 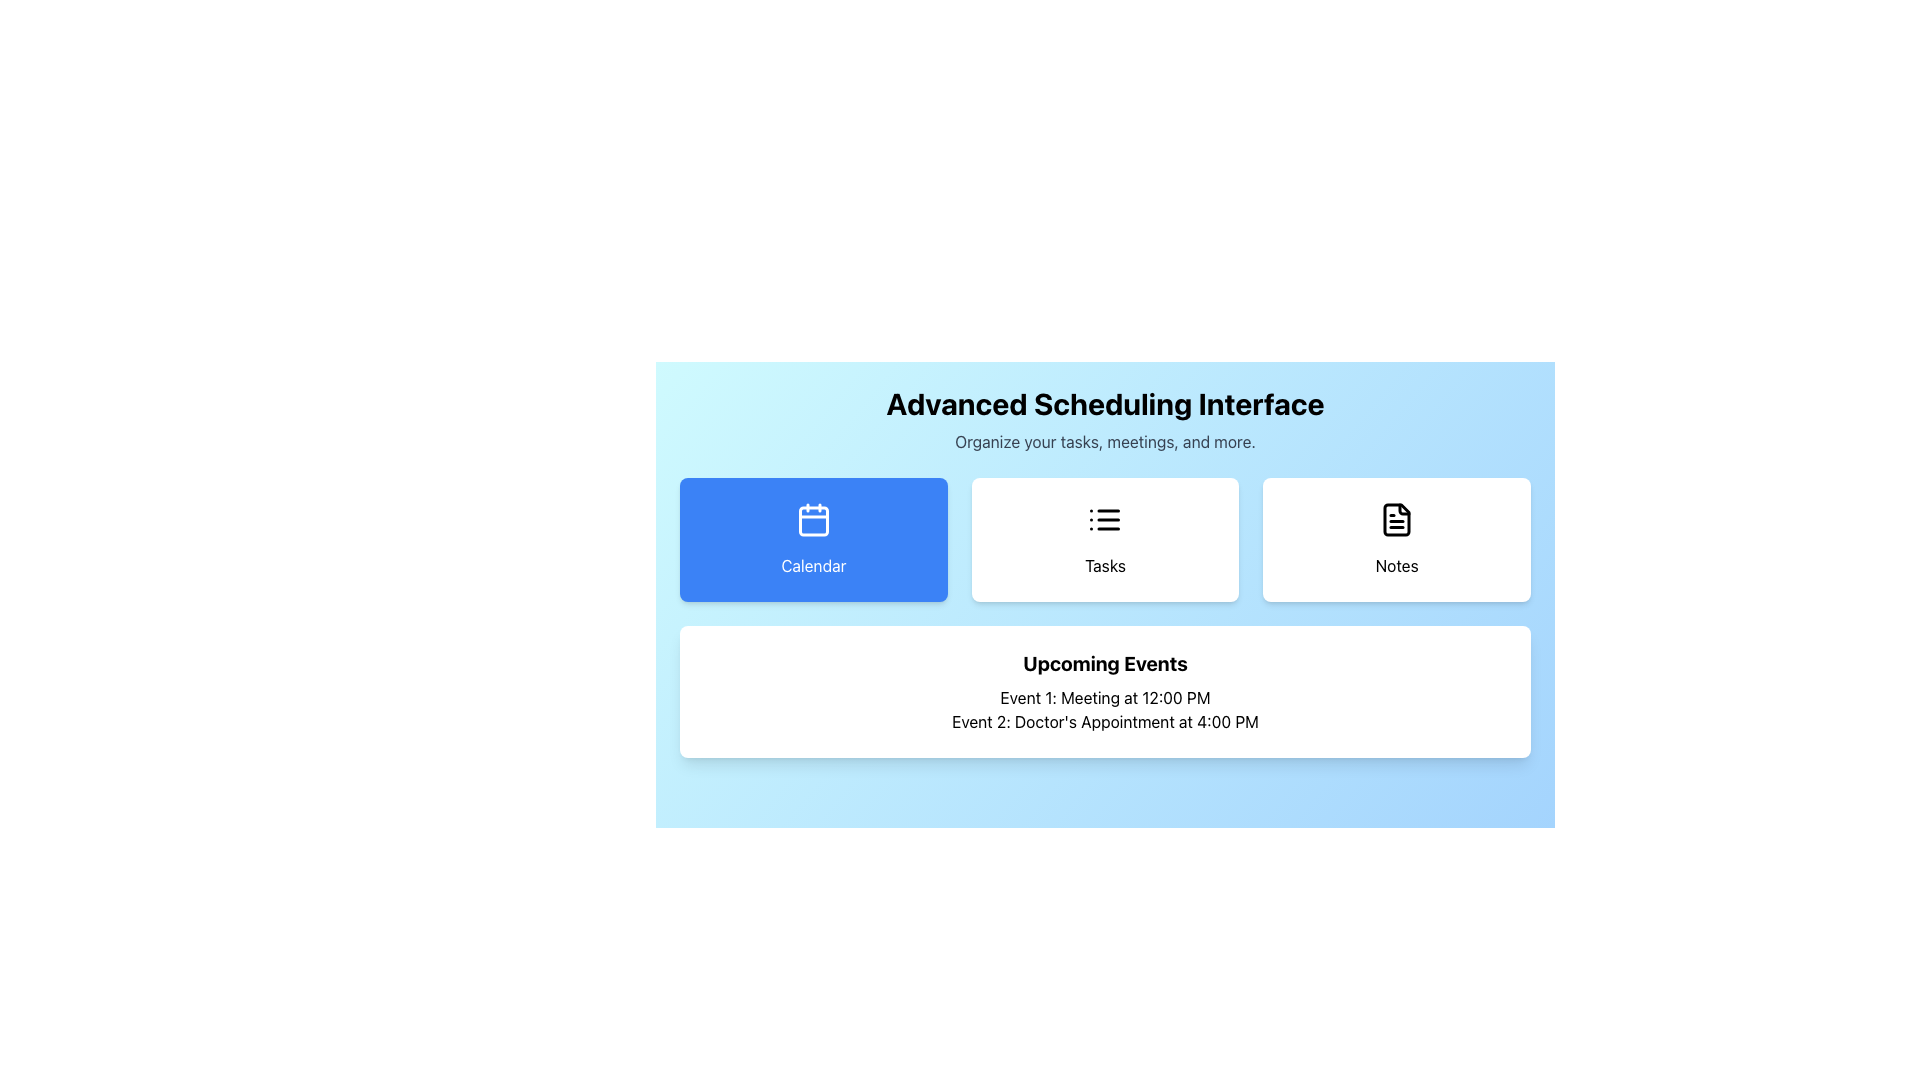 What do you see at coordinates (1104, 690) in the screenshot?
I see `the informational Text Block that lists scheduled events and times, located below the 'Calendar', 'Tasks', and 'Notes' buttons` at bounding box center [1104, 690].